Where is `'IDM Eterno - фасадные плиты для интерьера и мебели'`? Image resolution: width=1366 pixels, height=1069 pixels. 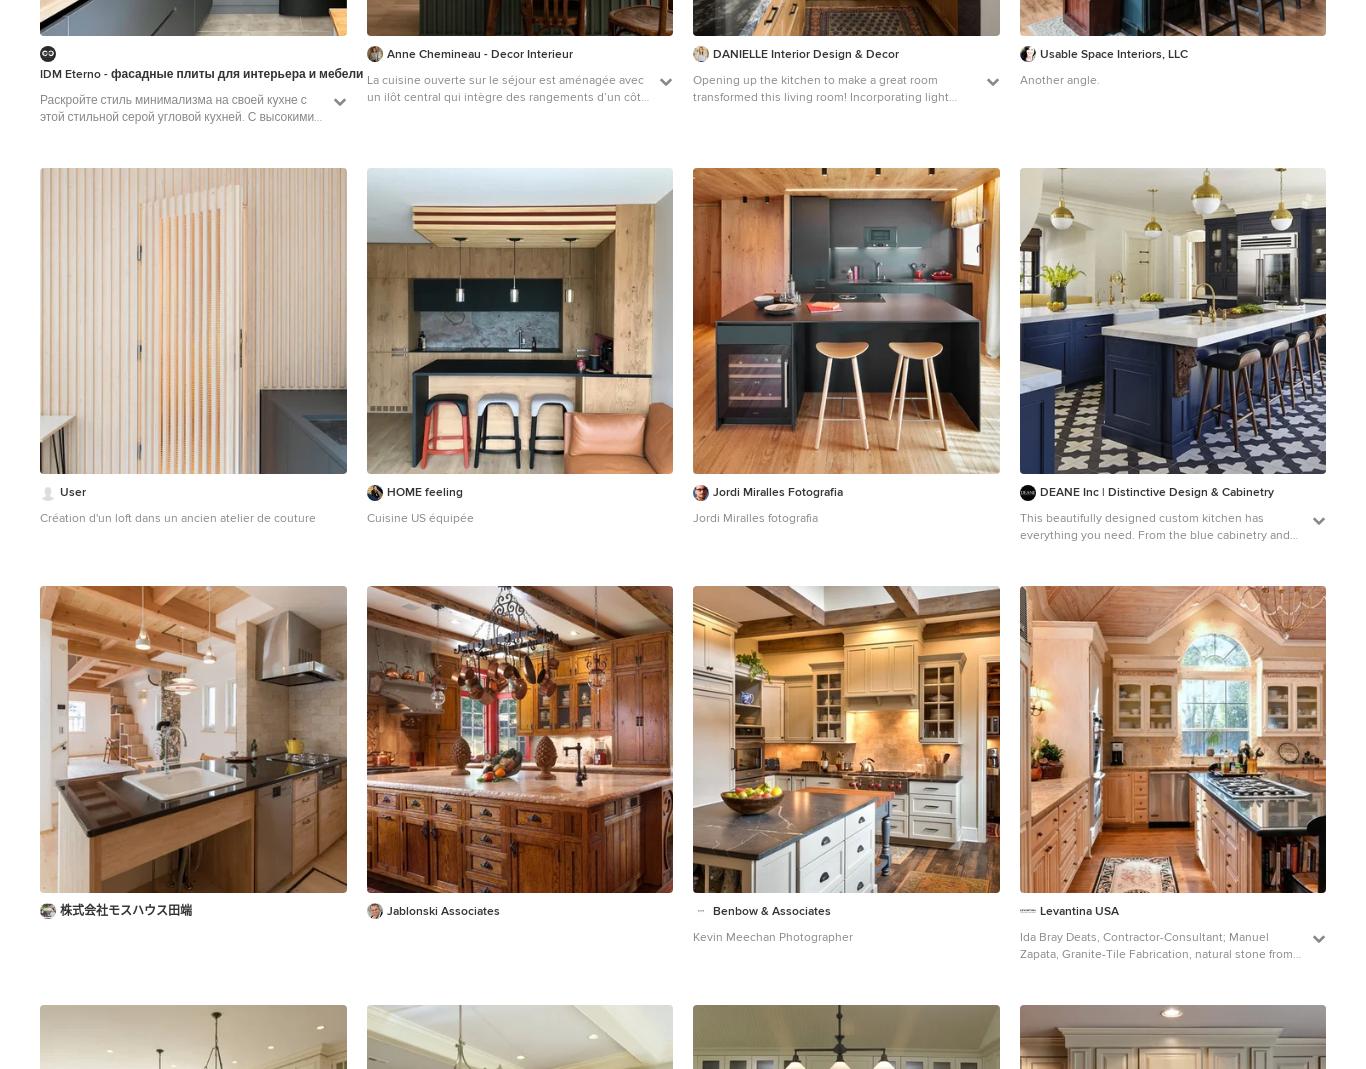 'IDM Eterno - фасадные плиты для интерьера и мебели' is located at coordinates (200, 72).